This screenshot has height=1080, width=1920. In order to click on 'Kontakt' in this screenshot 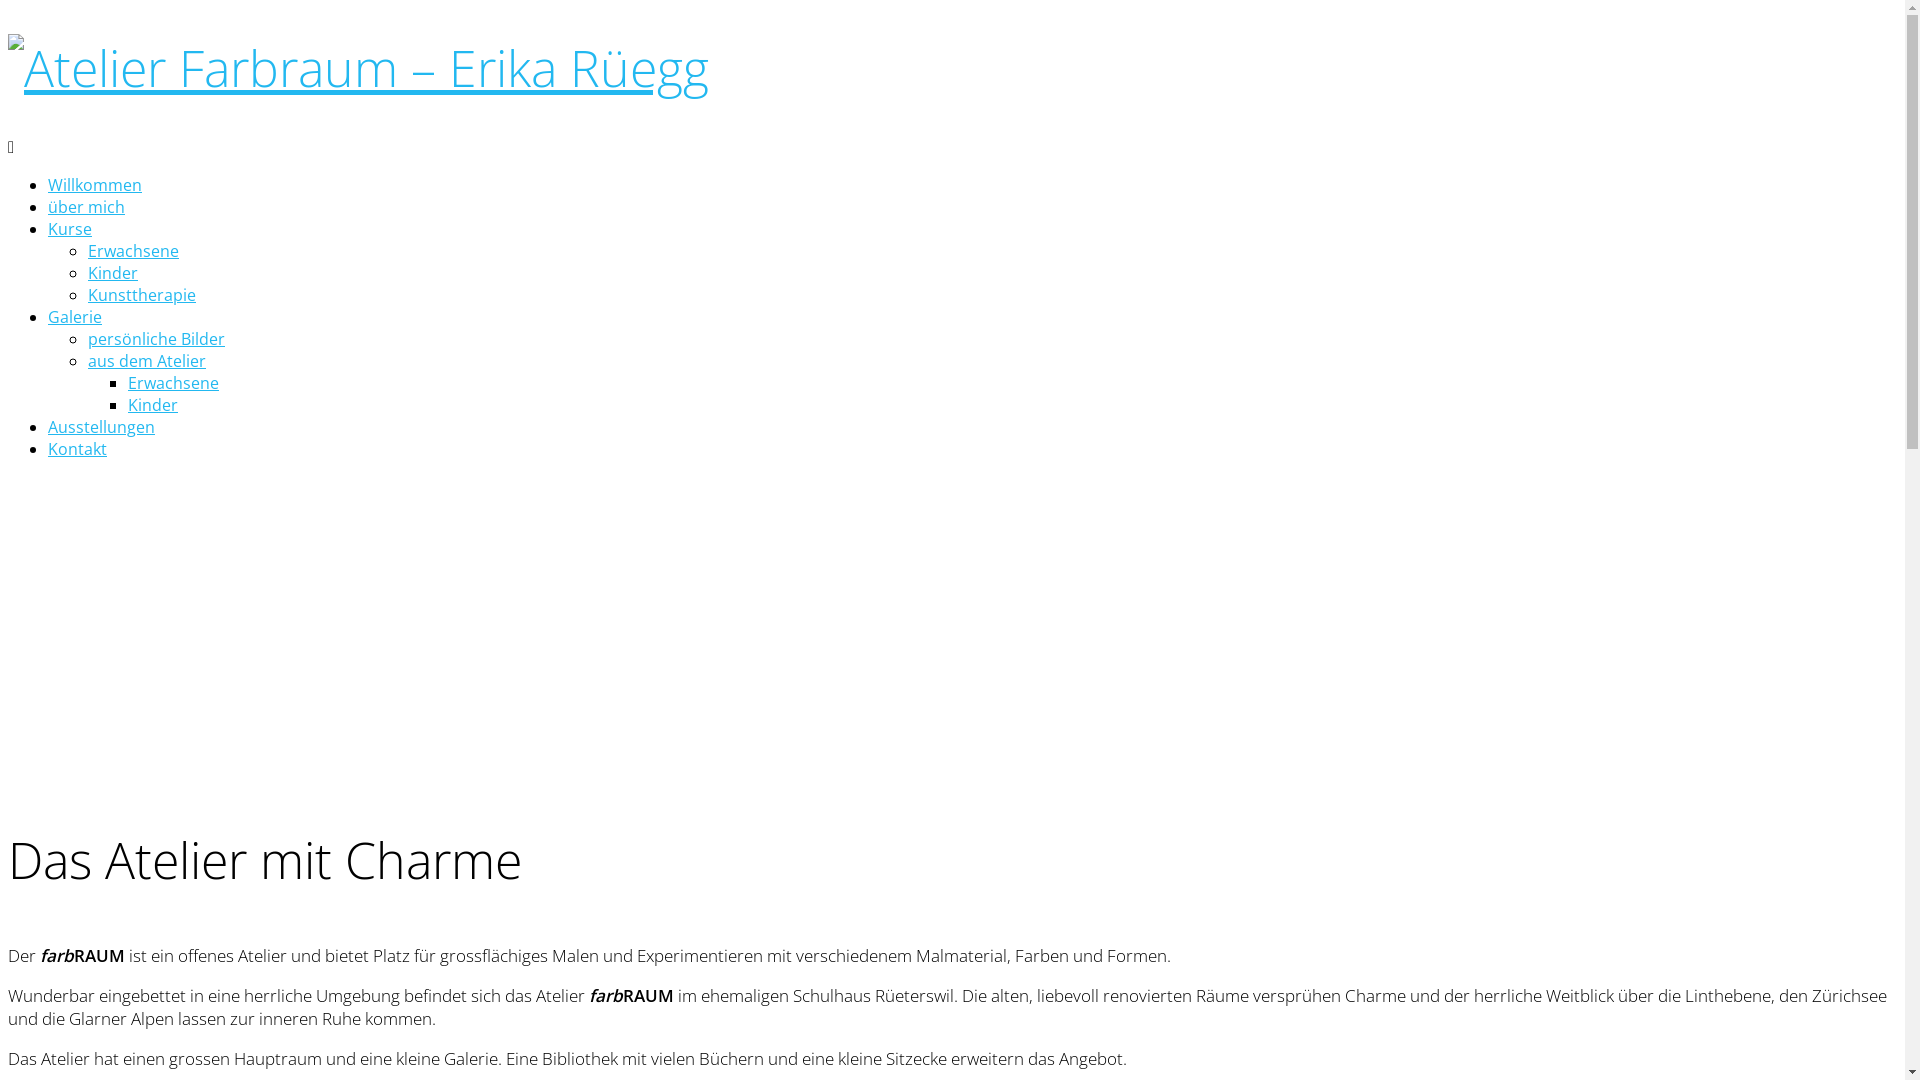, I will do `click(48, 447)`.